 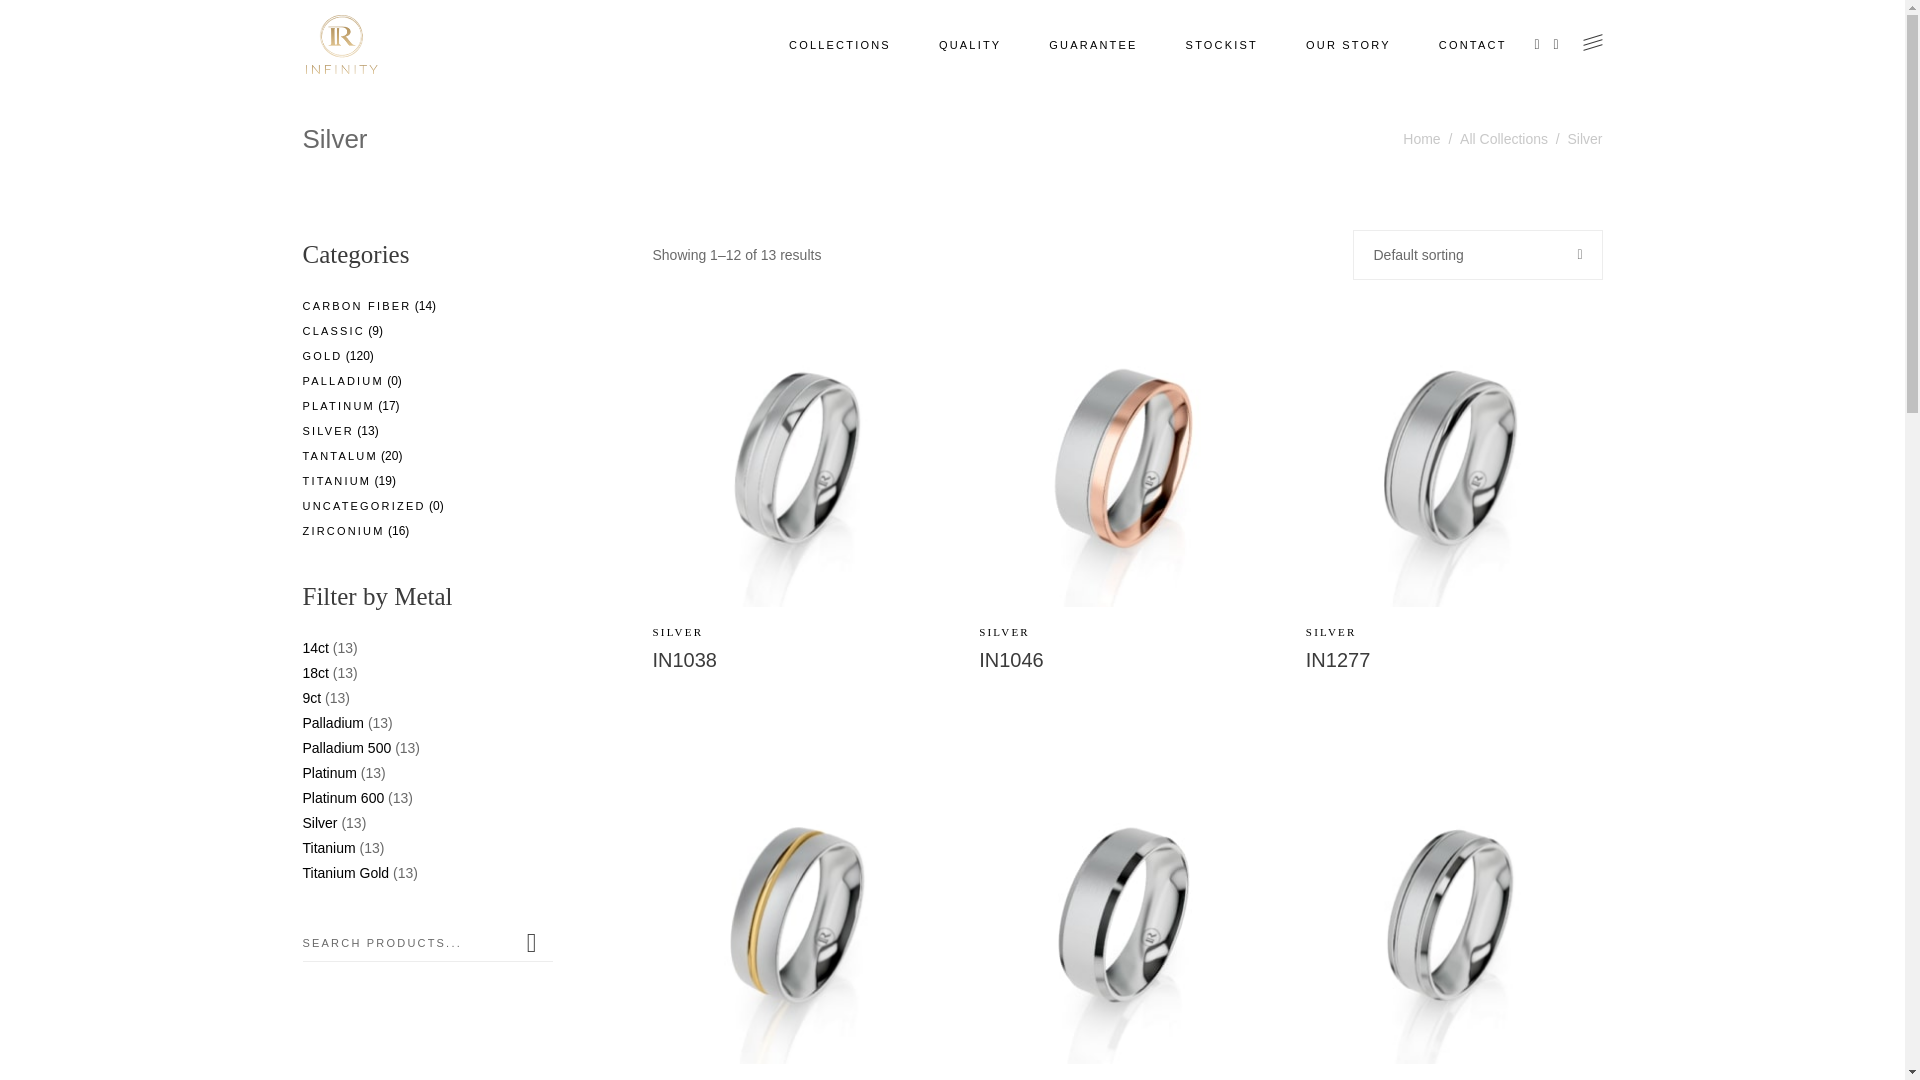 I want to click on 'TITANIUM', so click(x=301, y=481).